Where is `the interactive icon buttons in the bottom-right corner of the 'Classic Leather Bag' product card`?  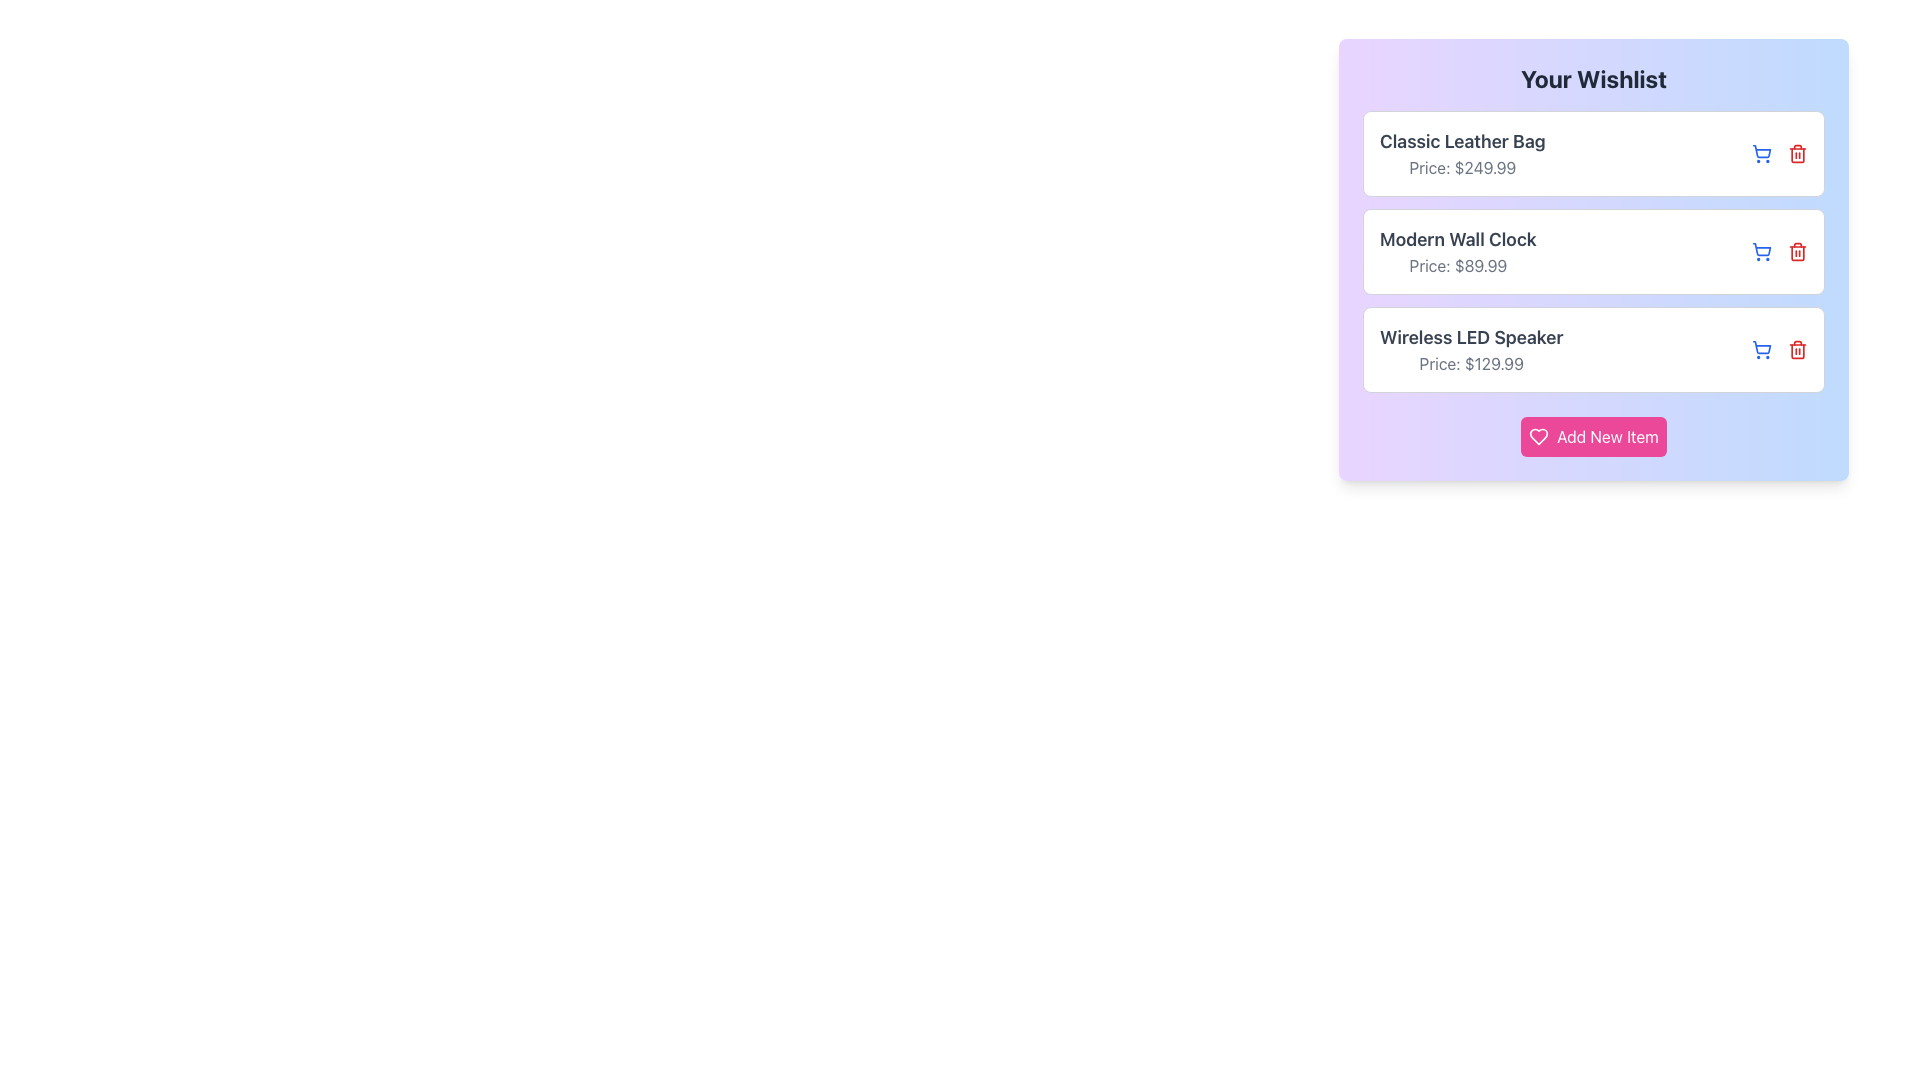 the interactive icon buttons in the bottom-right corner of the 'Classic Leather Bag' product card is located at coordinates (1780, 153).